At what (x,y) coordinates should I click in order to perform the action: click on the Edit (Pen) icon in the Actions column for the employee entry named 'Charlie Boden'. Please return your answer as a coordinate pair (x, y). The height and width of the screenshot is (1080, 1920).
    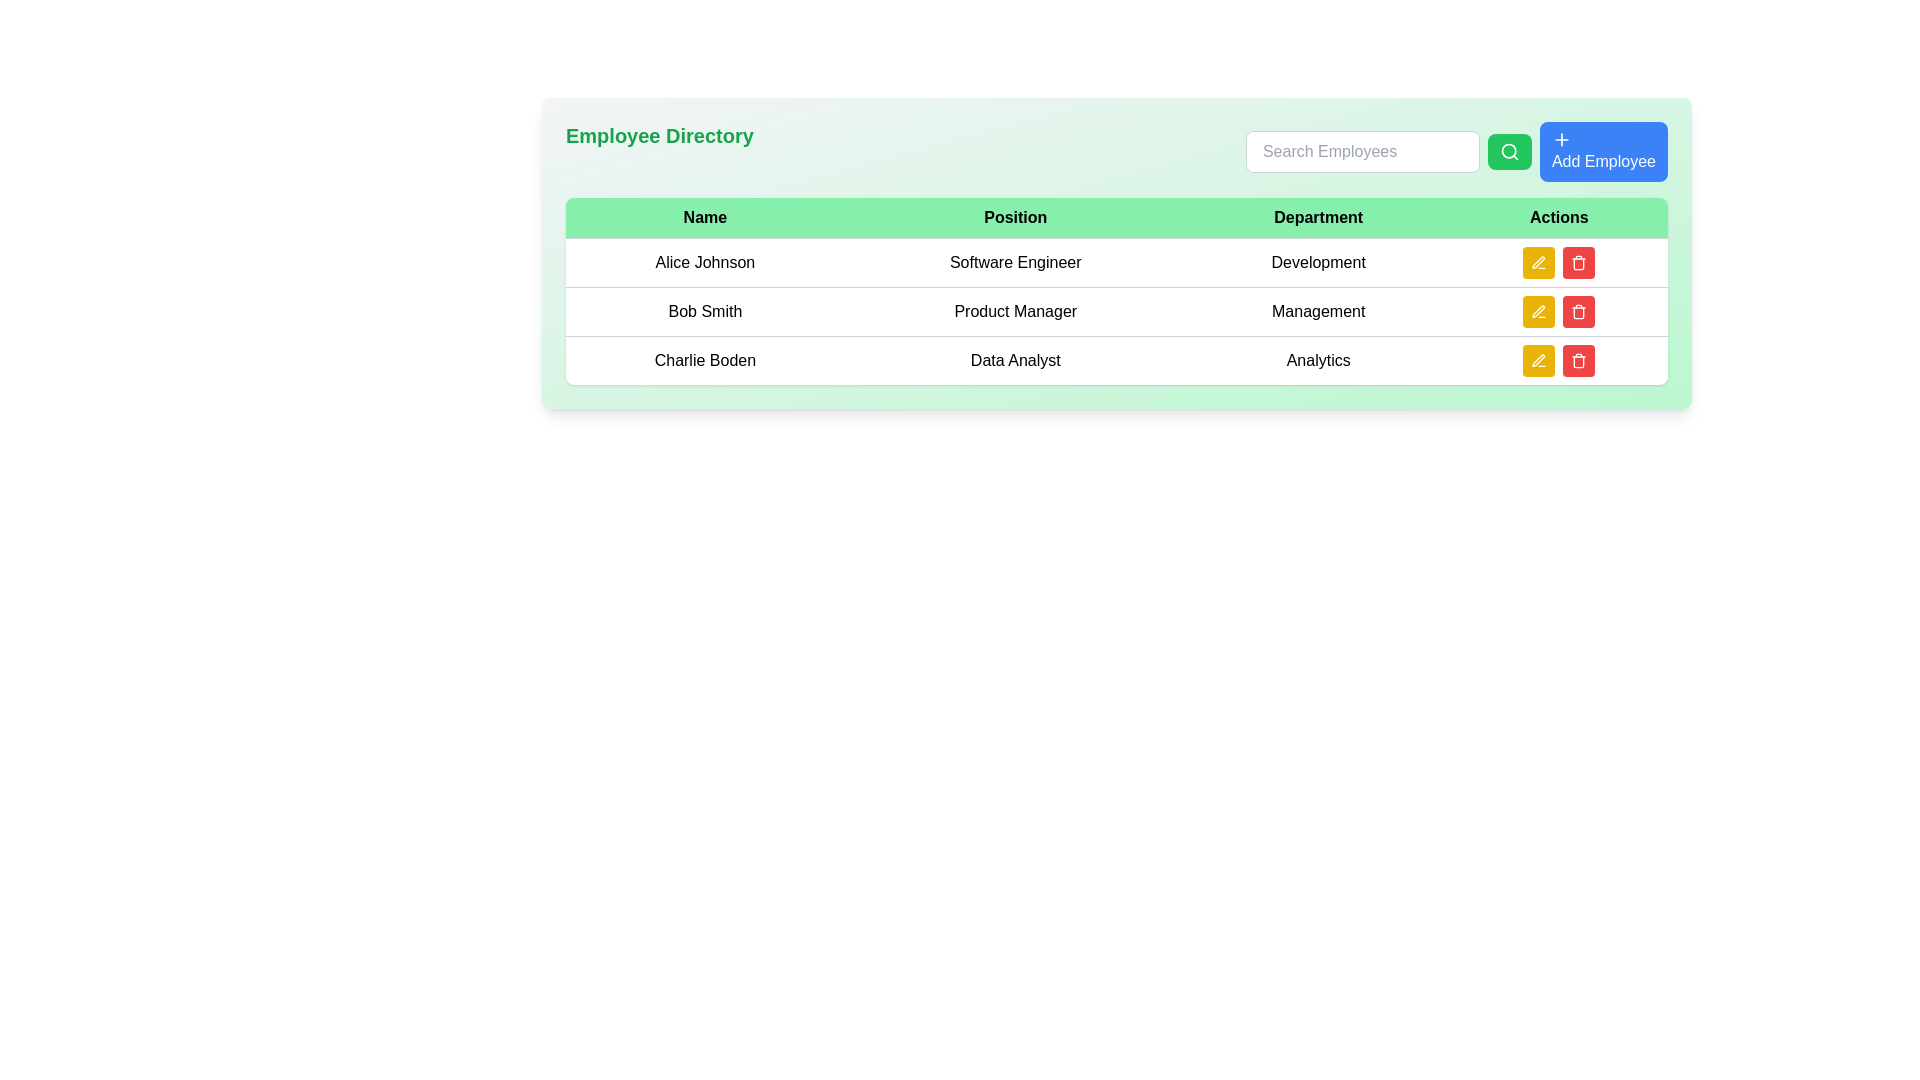
    Looking at the image, I should click on (1538, 360).